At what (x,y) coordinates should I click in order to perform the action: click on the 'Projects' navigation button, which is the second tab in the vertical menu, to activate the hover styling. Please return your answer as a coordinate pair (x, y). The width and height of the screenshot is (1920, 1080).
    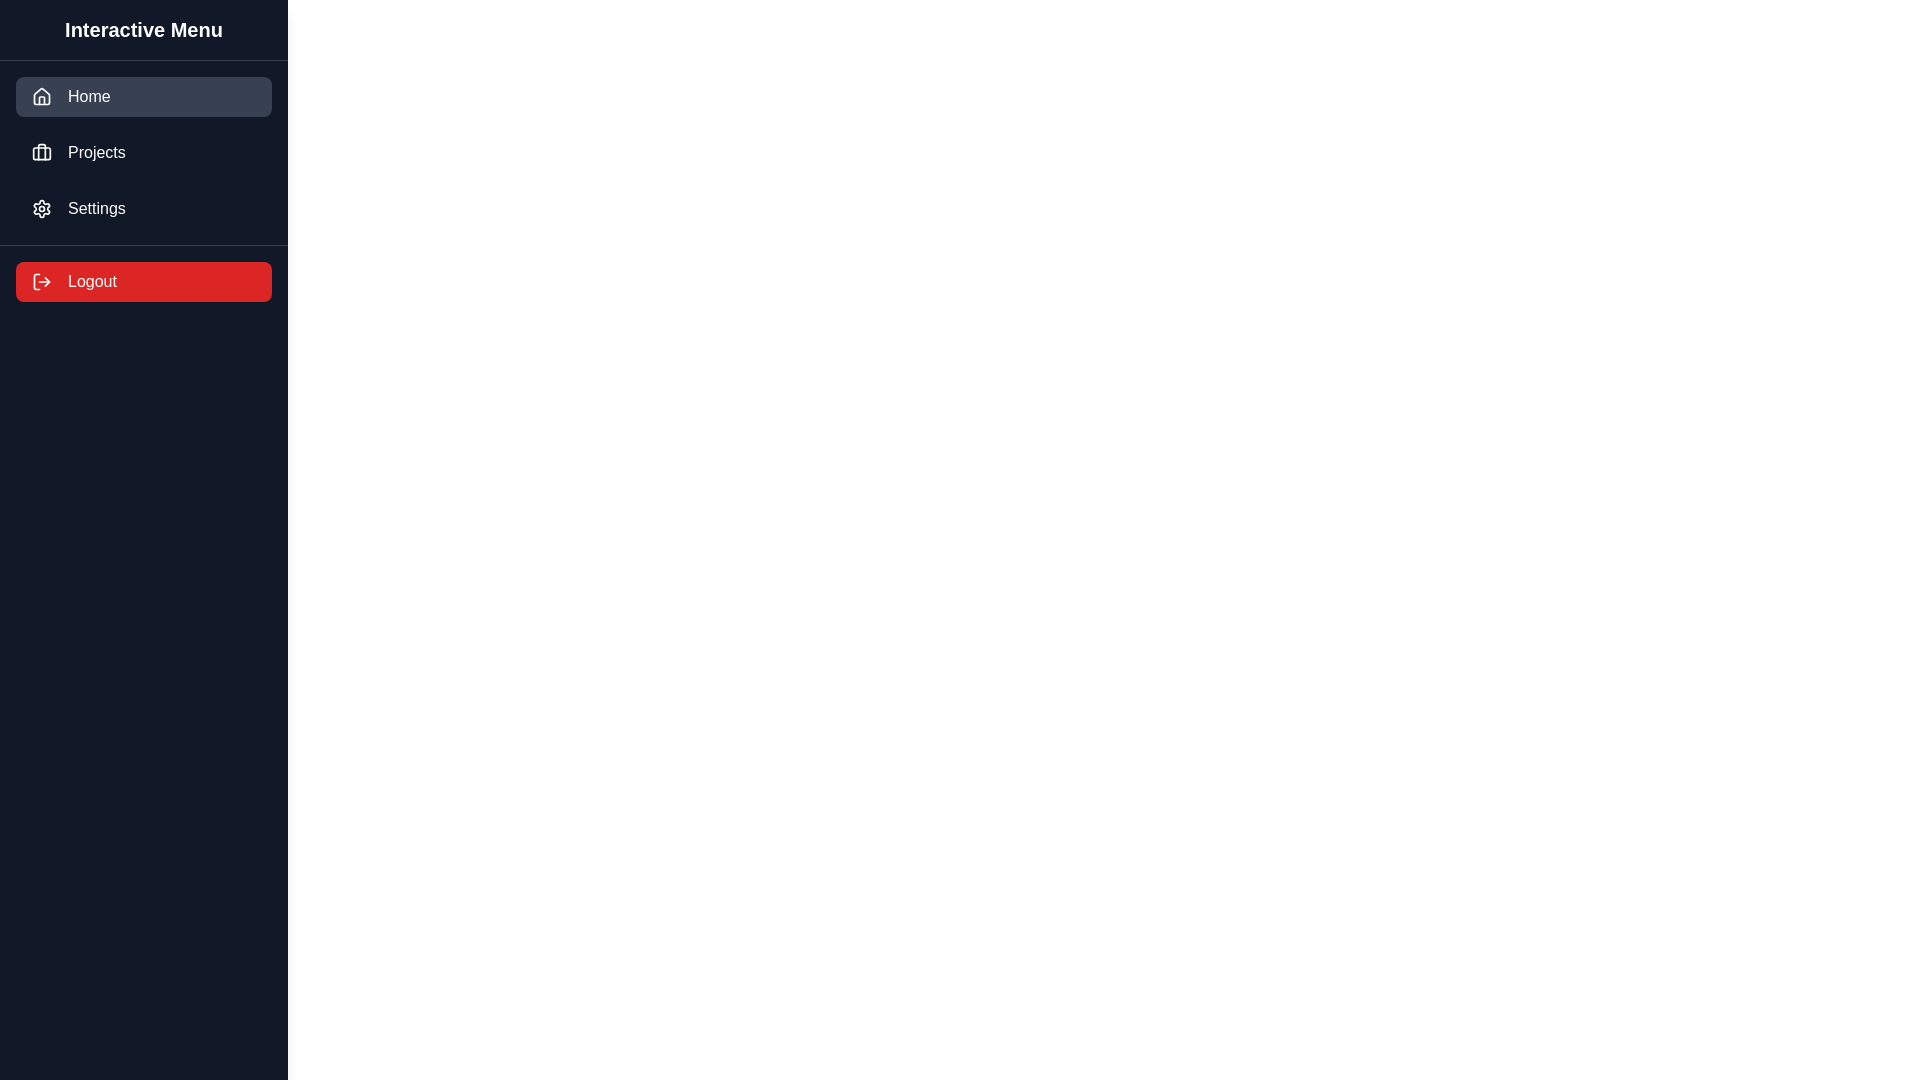
    Looking at the image, I should click on (143, 152).